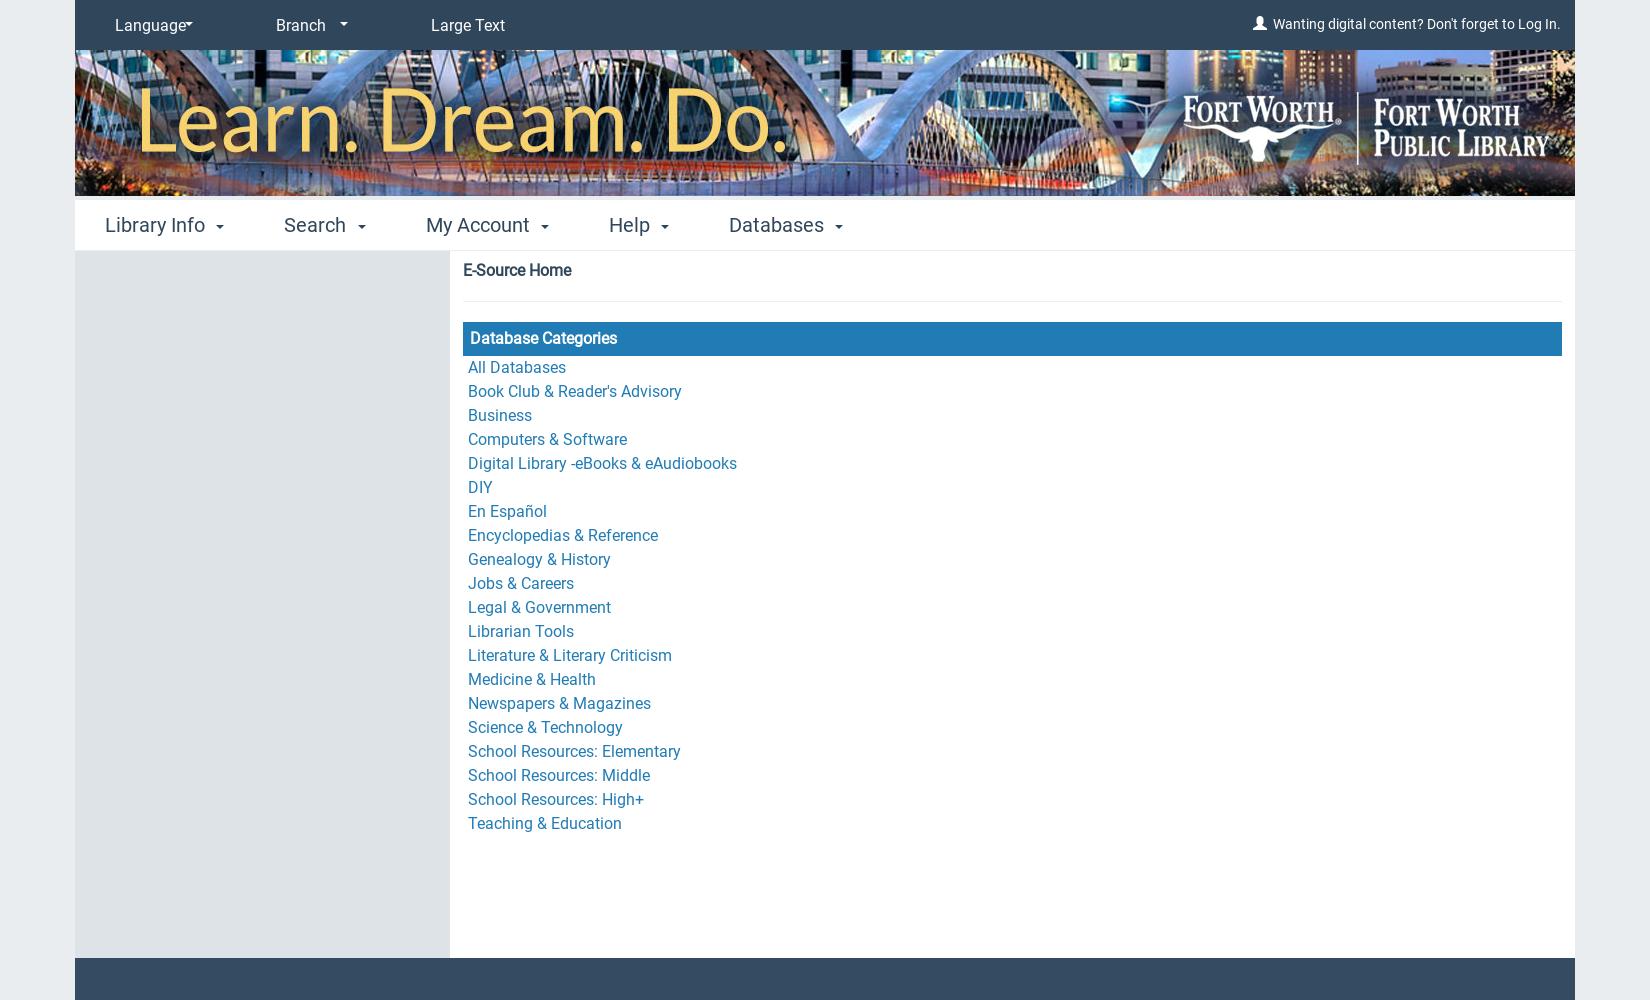 Image resolution: width=1650 pixels, height=1000 pixels. Describe the element at coordinates (466, 822) in the screenshot. I see `'Teaching & Education'` at that location.